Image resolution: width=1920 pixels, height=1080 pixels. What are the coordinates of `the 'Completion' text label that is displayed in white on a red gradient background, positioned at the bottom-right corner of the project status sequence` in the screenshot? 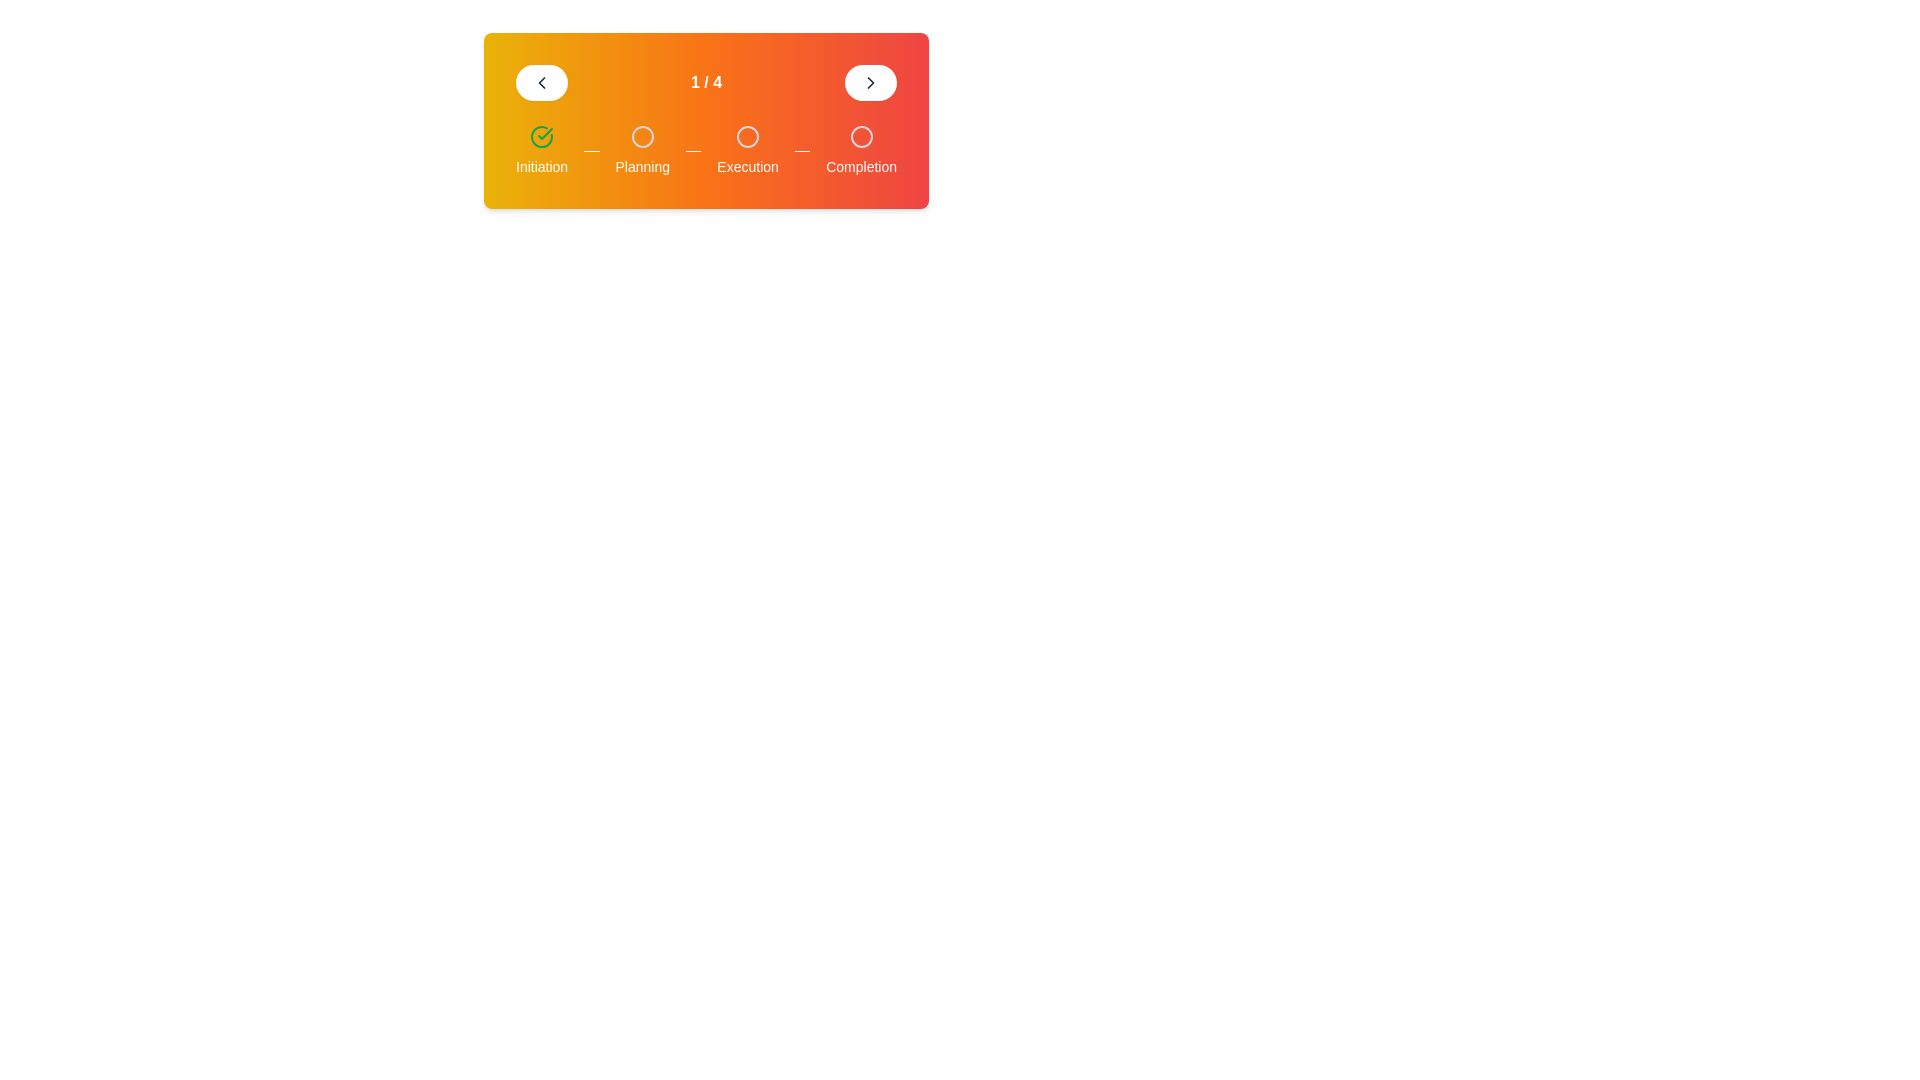 It's located at (861, 165).